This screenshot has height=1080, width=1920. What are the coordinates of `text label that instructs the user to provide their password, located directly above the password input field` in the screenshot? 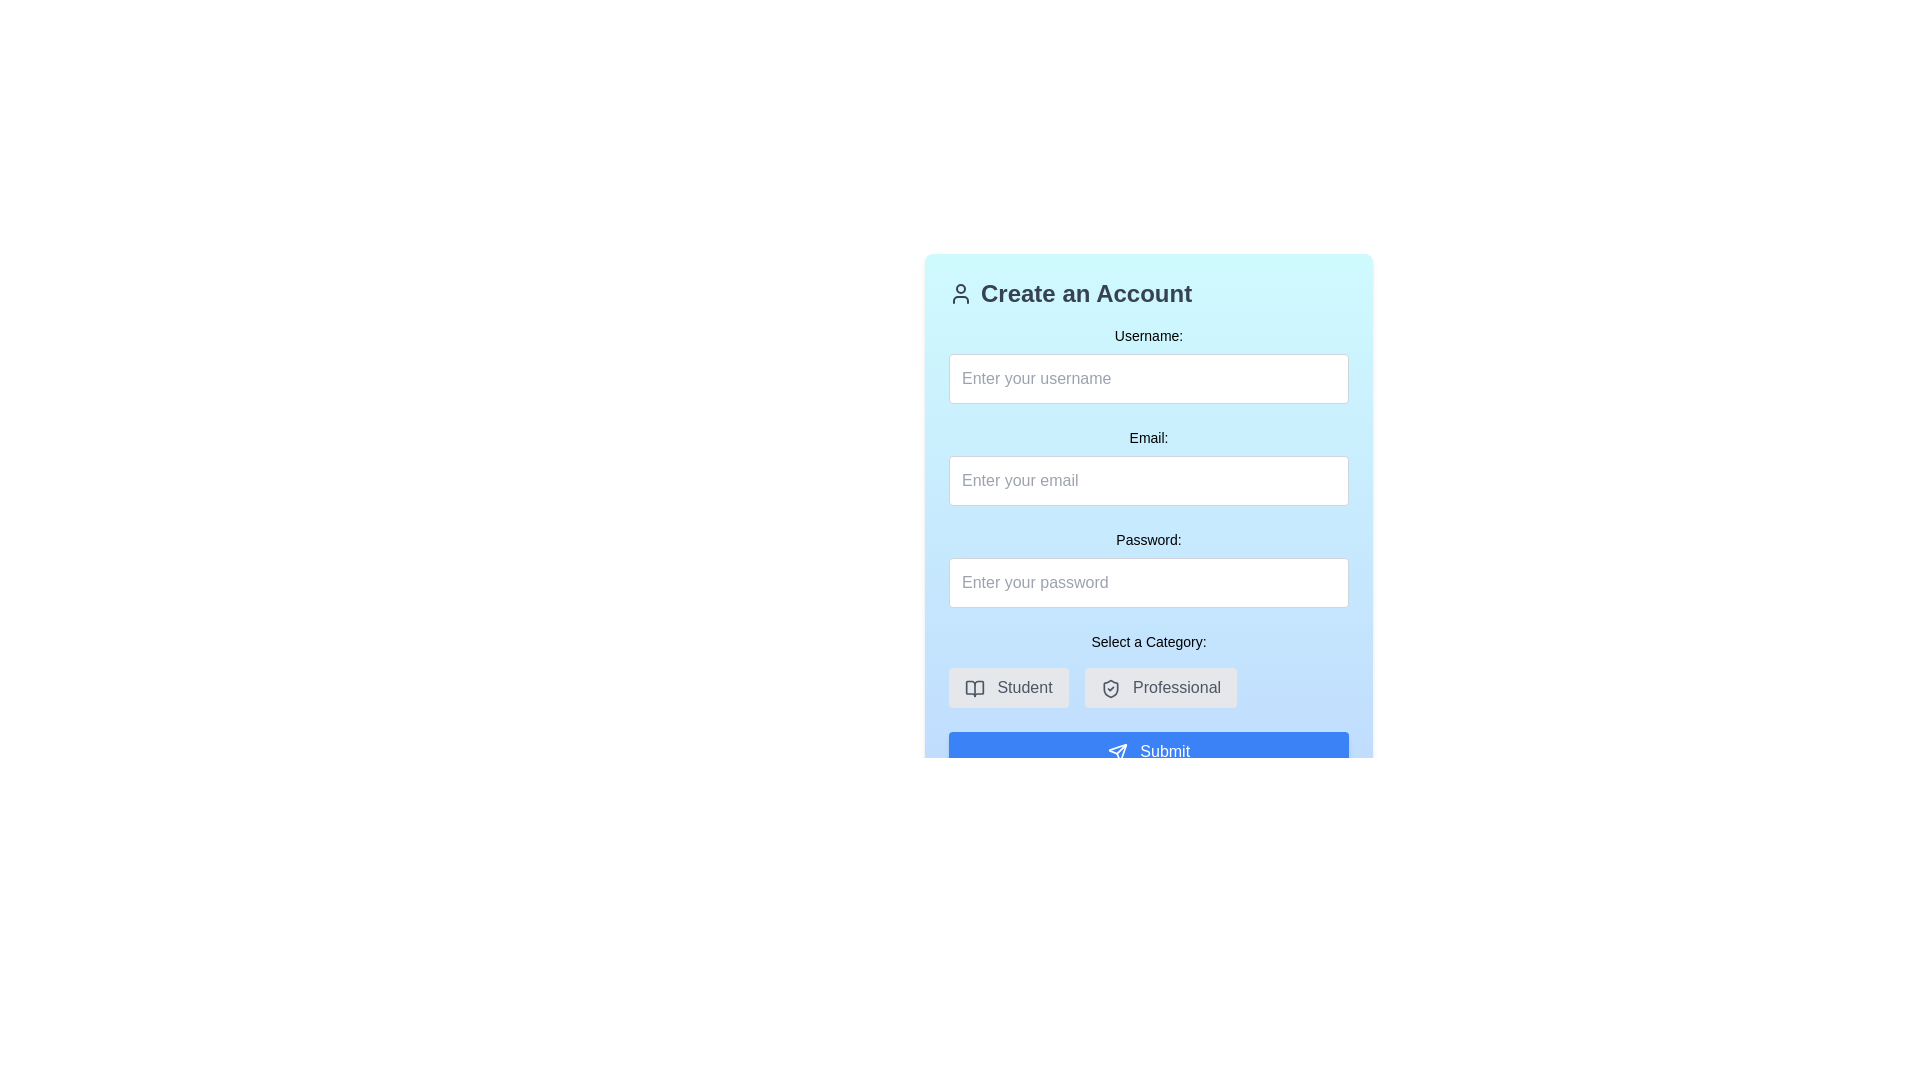 It's located at (1148, 540).